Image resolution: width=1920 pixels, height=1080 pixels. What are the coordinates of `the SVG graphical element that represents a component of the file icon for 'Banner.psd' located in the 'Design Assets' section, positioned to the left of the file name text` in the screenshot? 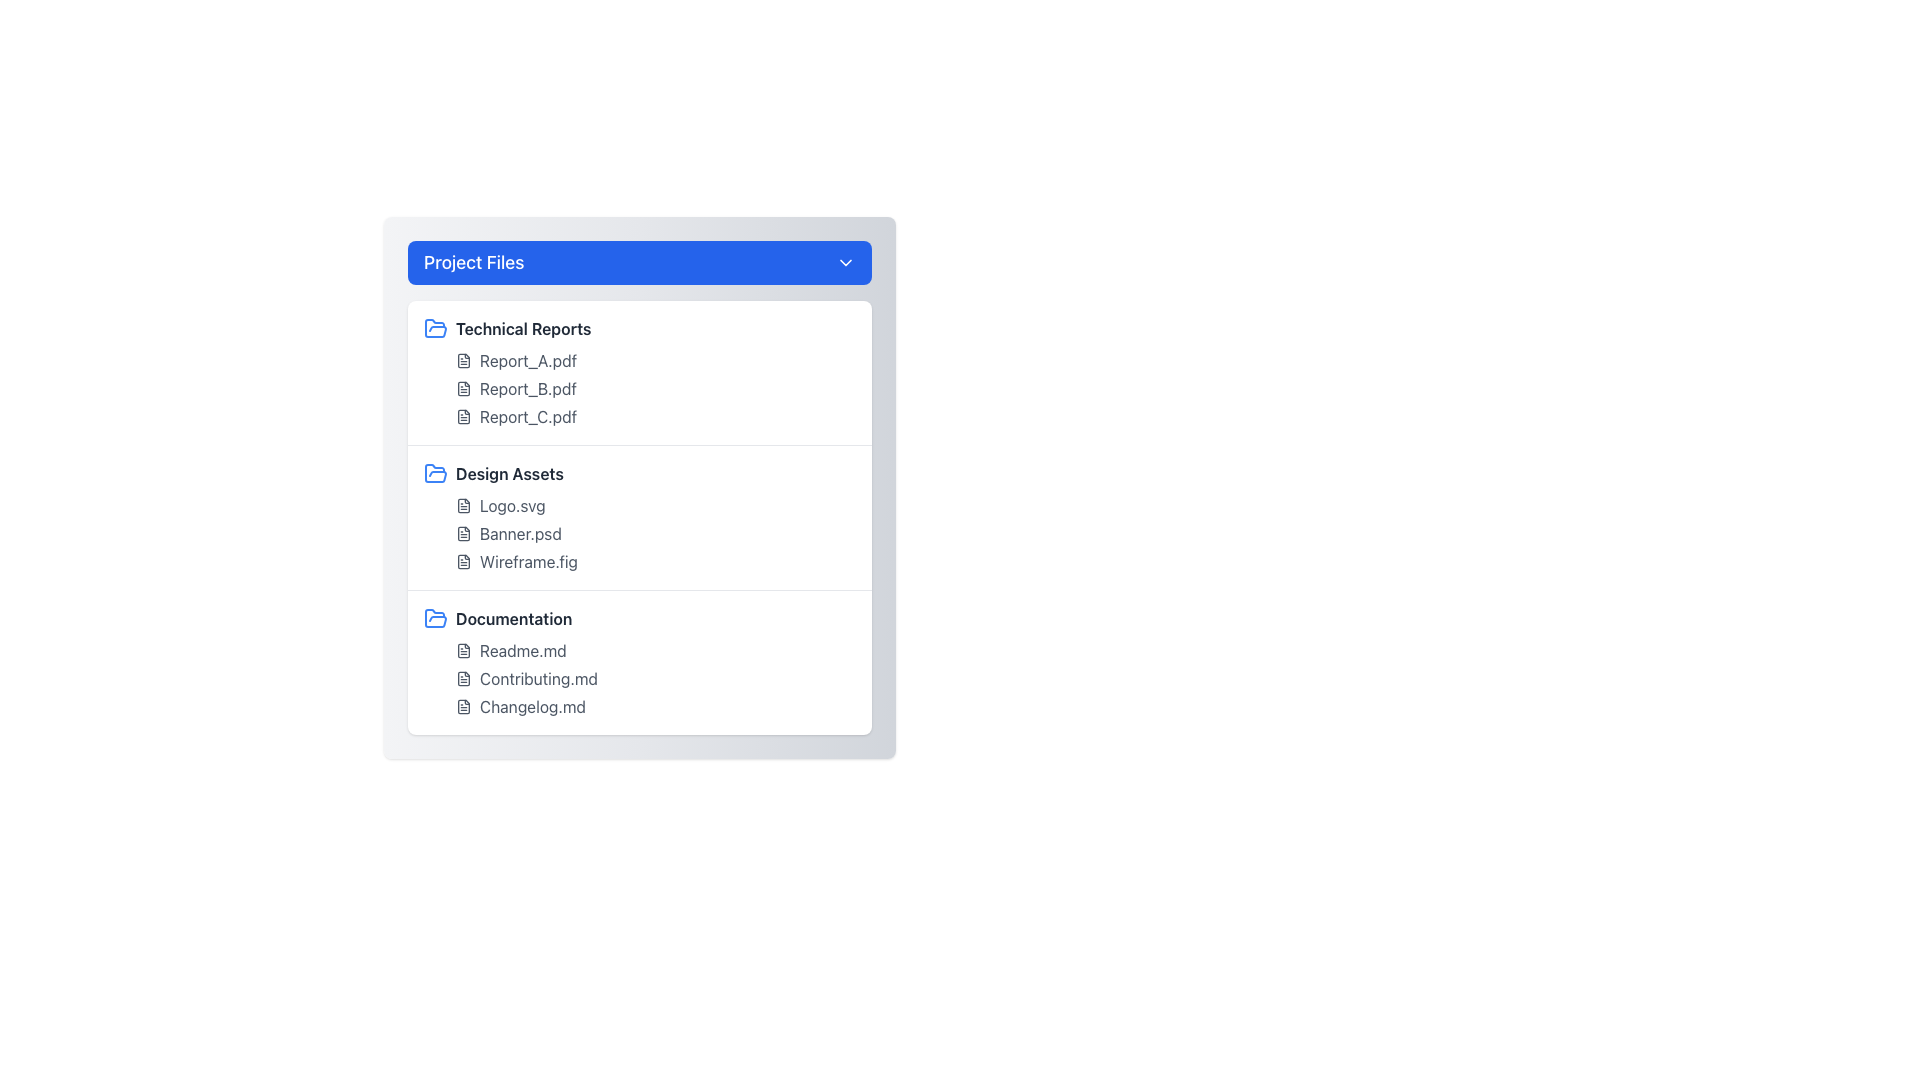 It's located at (463, 532).